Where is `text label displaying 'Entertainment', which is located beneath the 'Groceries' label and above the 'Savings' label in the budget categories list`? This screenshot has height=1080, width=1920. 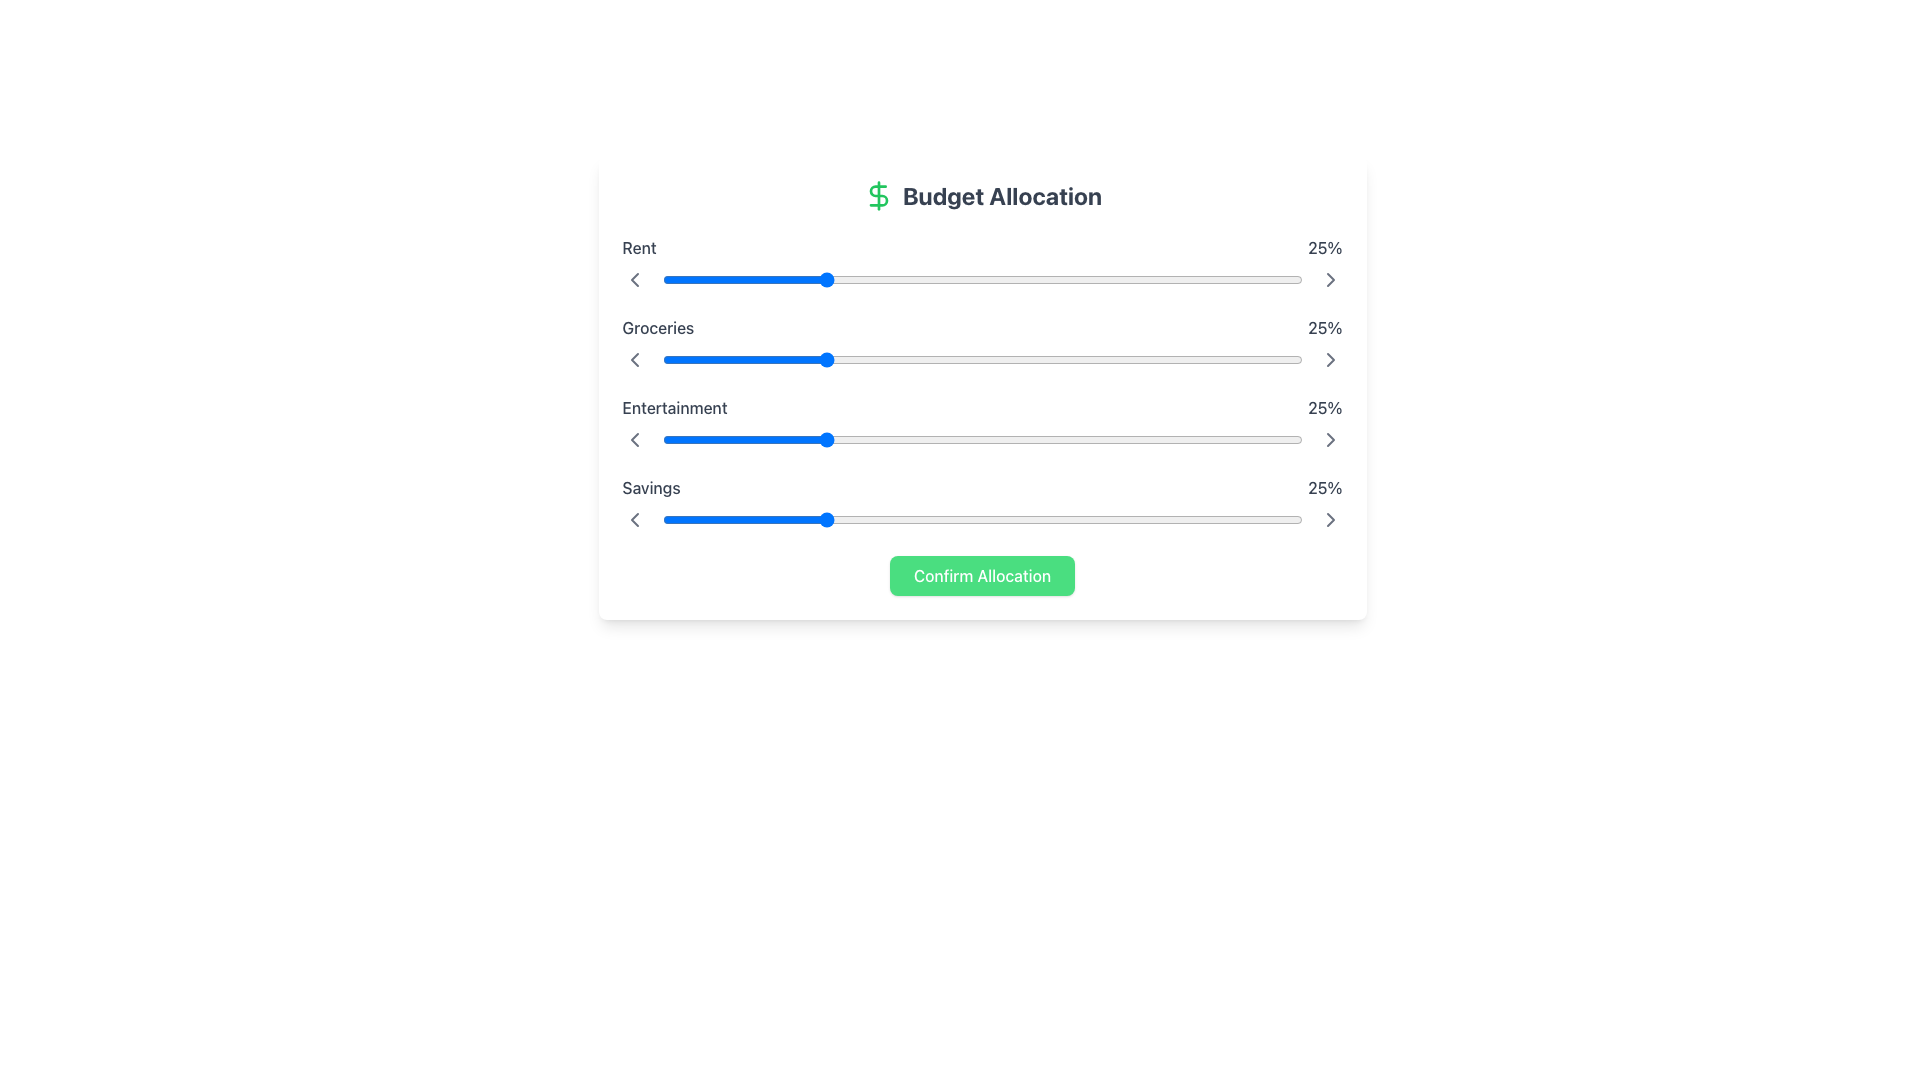
text label displaying 'Entertainment', which is located beneath the 'Groceries' label and above the 'Savings' label in the budget categories list is located at coordinates (675, 407).